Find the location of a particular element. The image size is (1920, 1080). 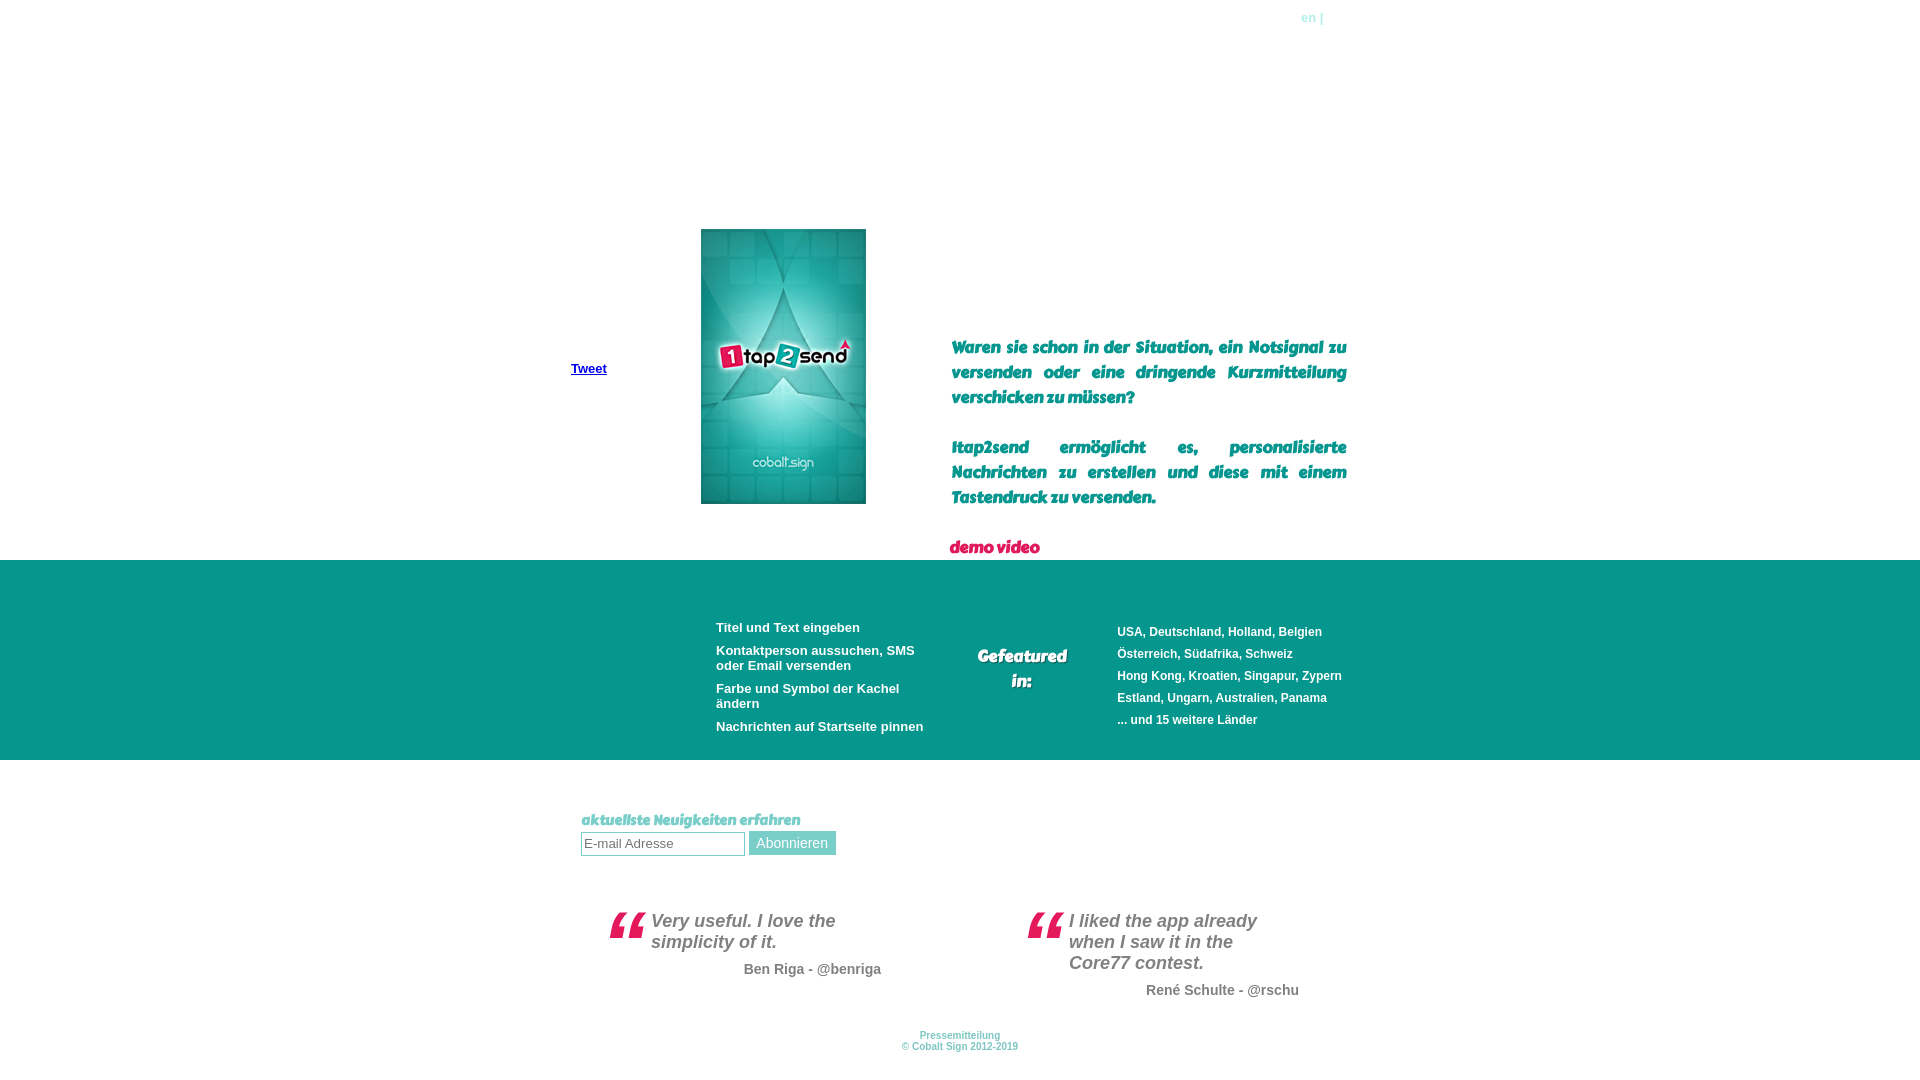

'demo video' is located at coordinates (993, 547).